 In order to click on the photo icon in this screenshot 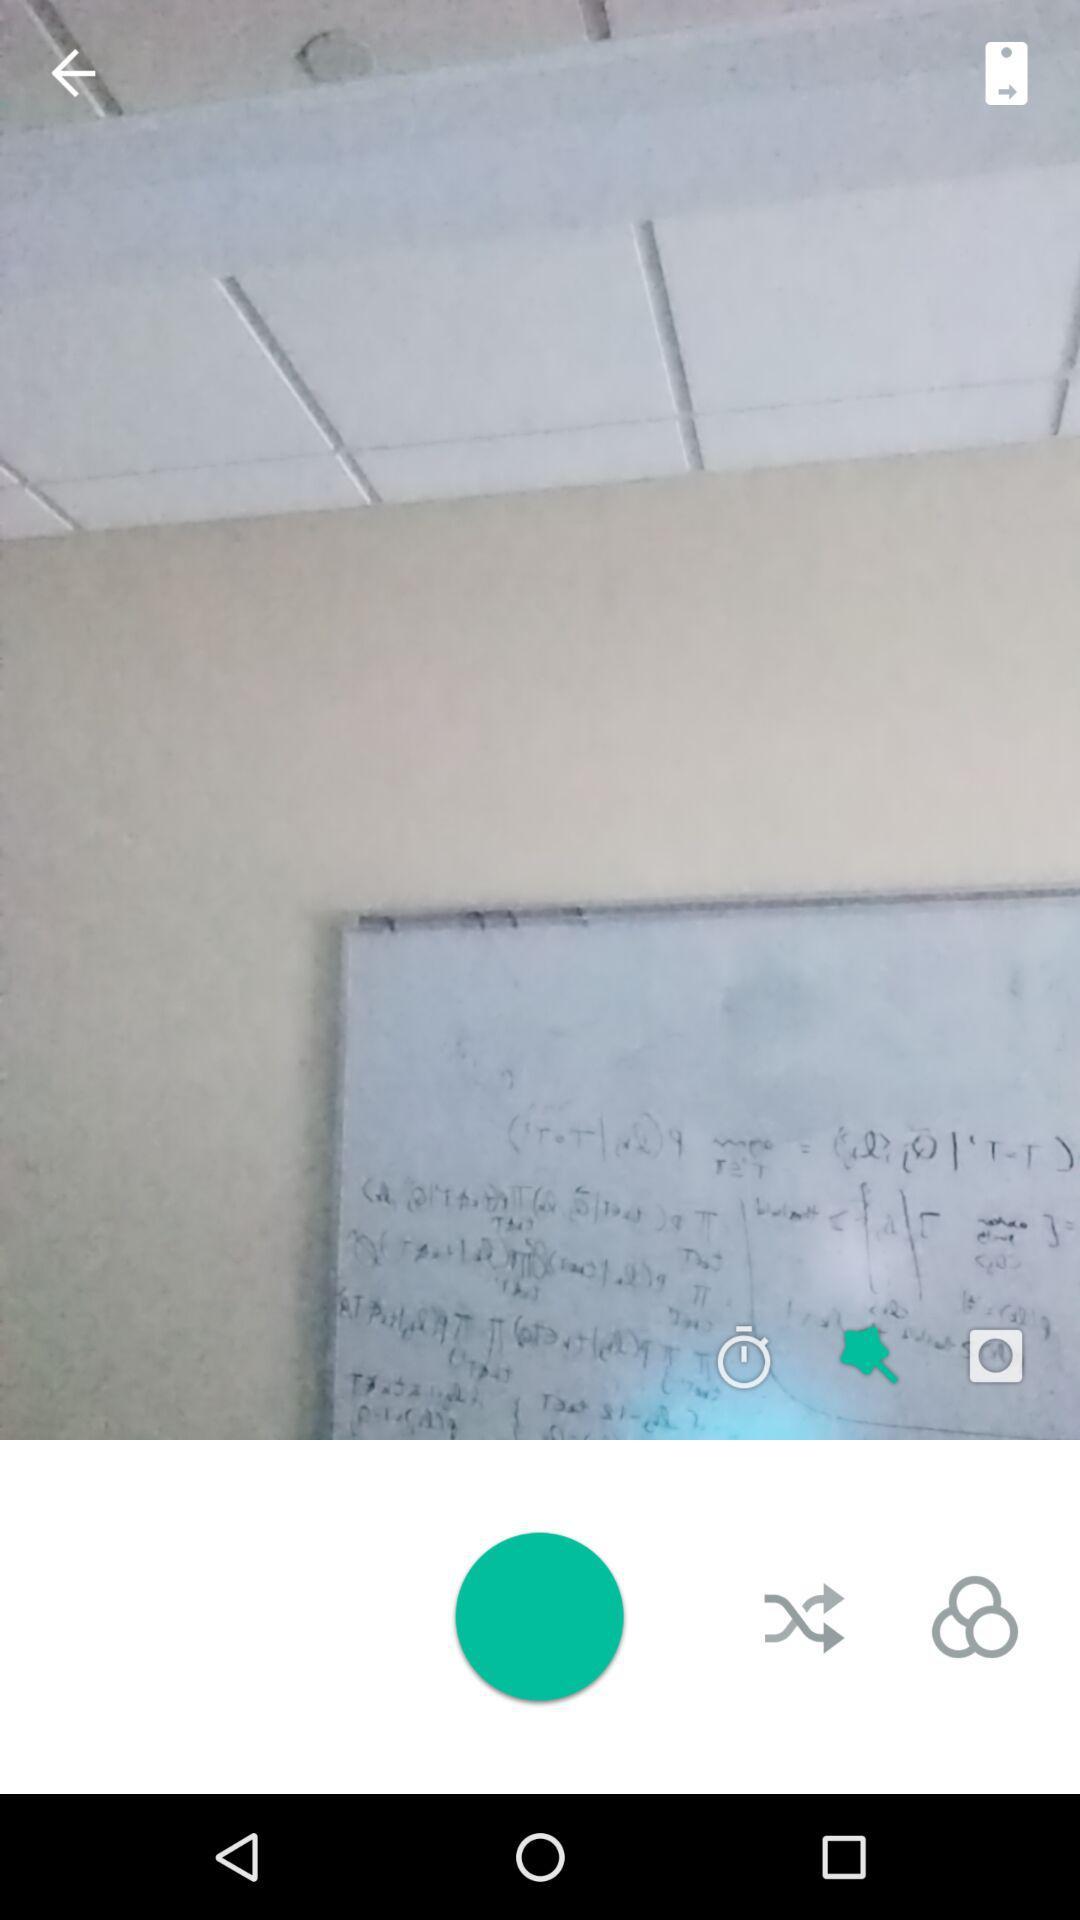, I will do `click(995, 1356)`.